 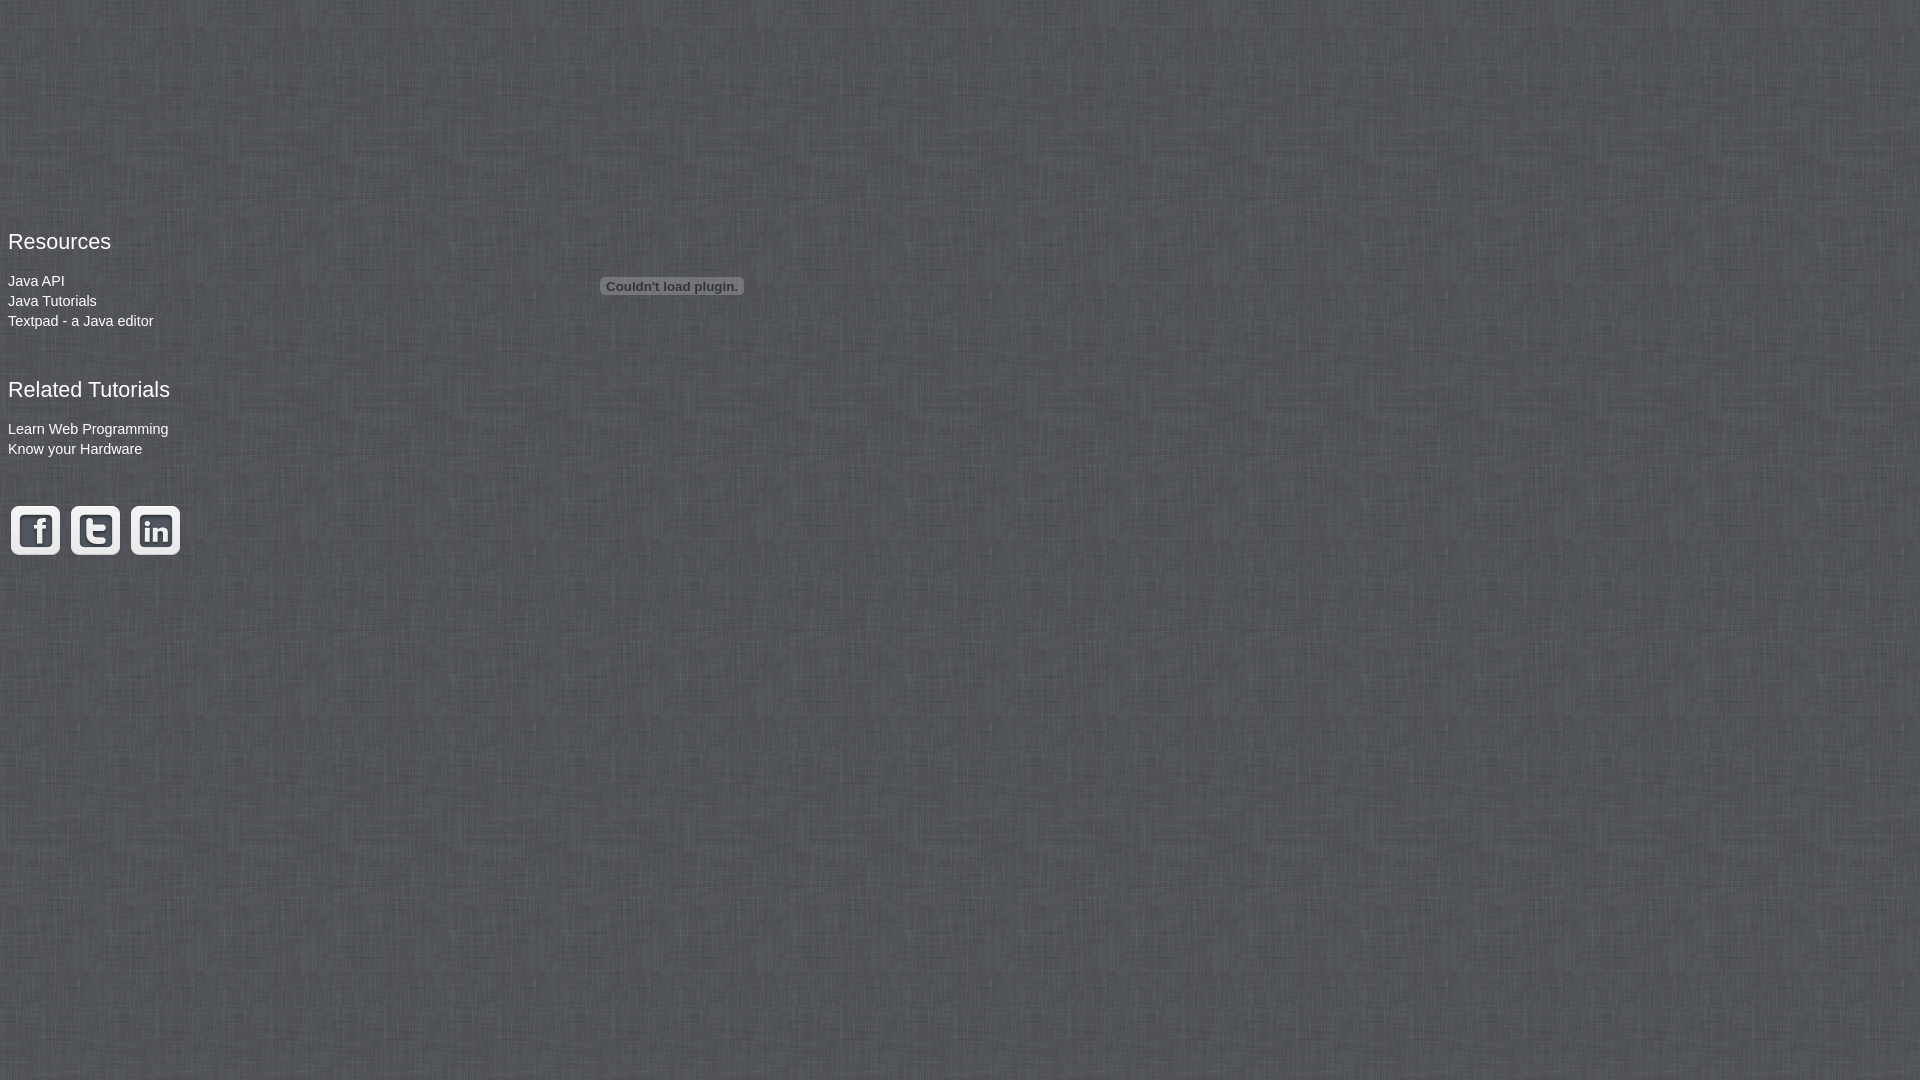 I want to click on 'Textpad - a Java editor', so click(x=80, y=319).